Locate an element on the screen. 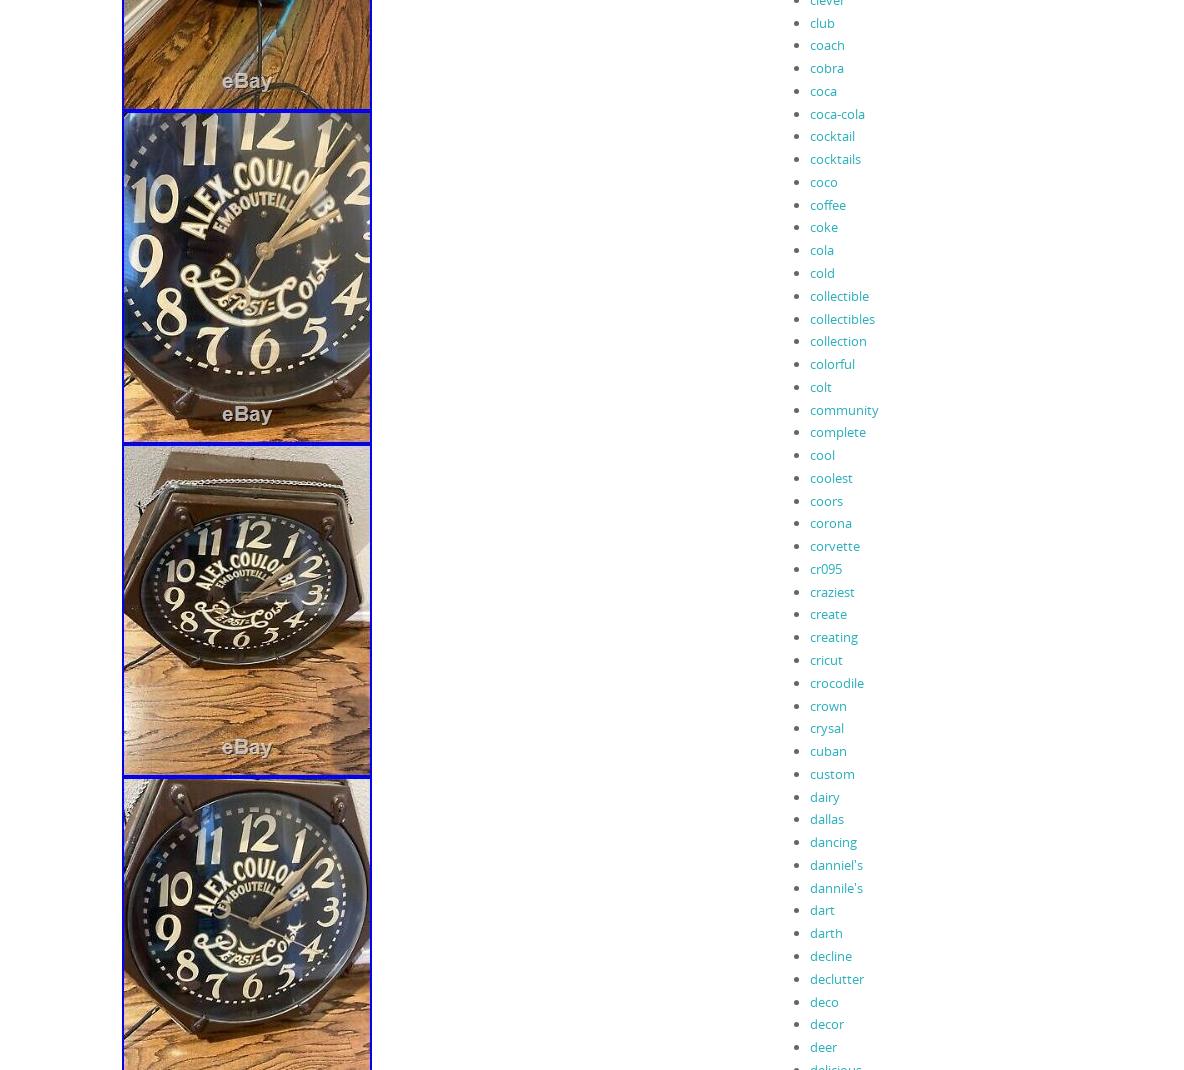  'collectibles' is located at coordinates (841, 318).